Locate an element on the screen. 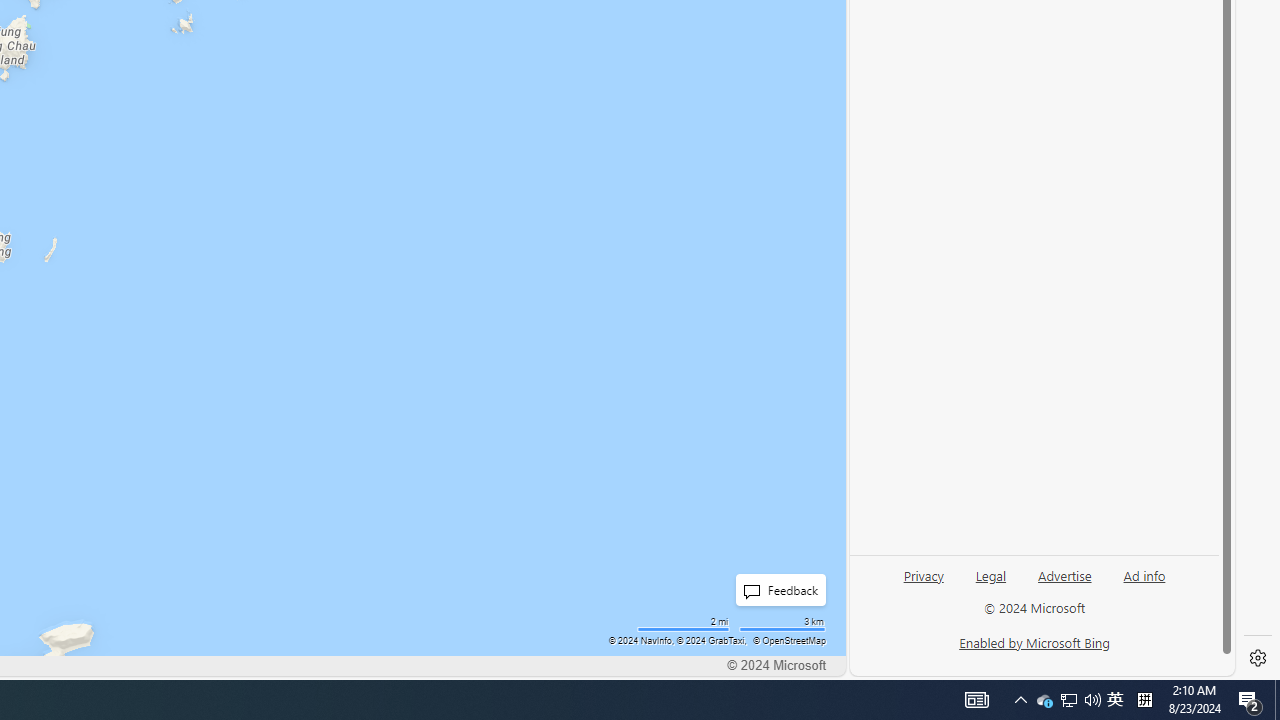 This screenshot has height=720, width=1280. 'Legal' is located at coordinates (991, 574).